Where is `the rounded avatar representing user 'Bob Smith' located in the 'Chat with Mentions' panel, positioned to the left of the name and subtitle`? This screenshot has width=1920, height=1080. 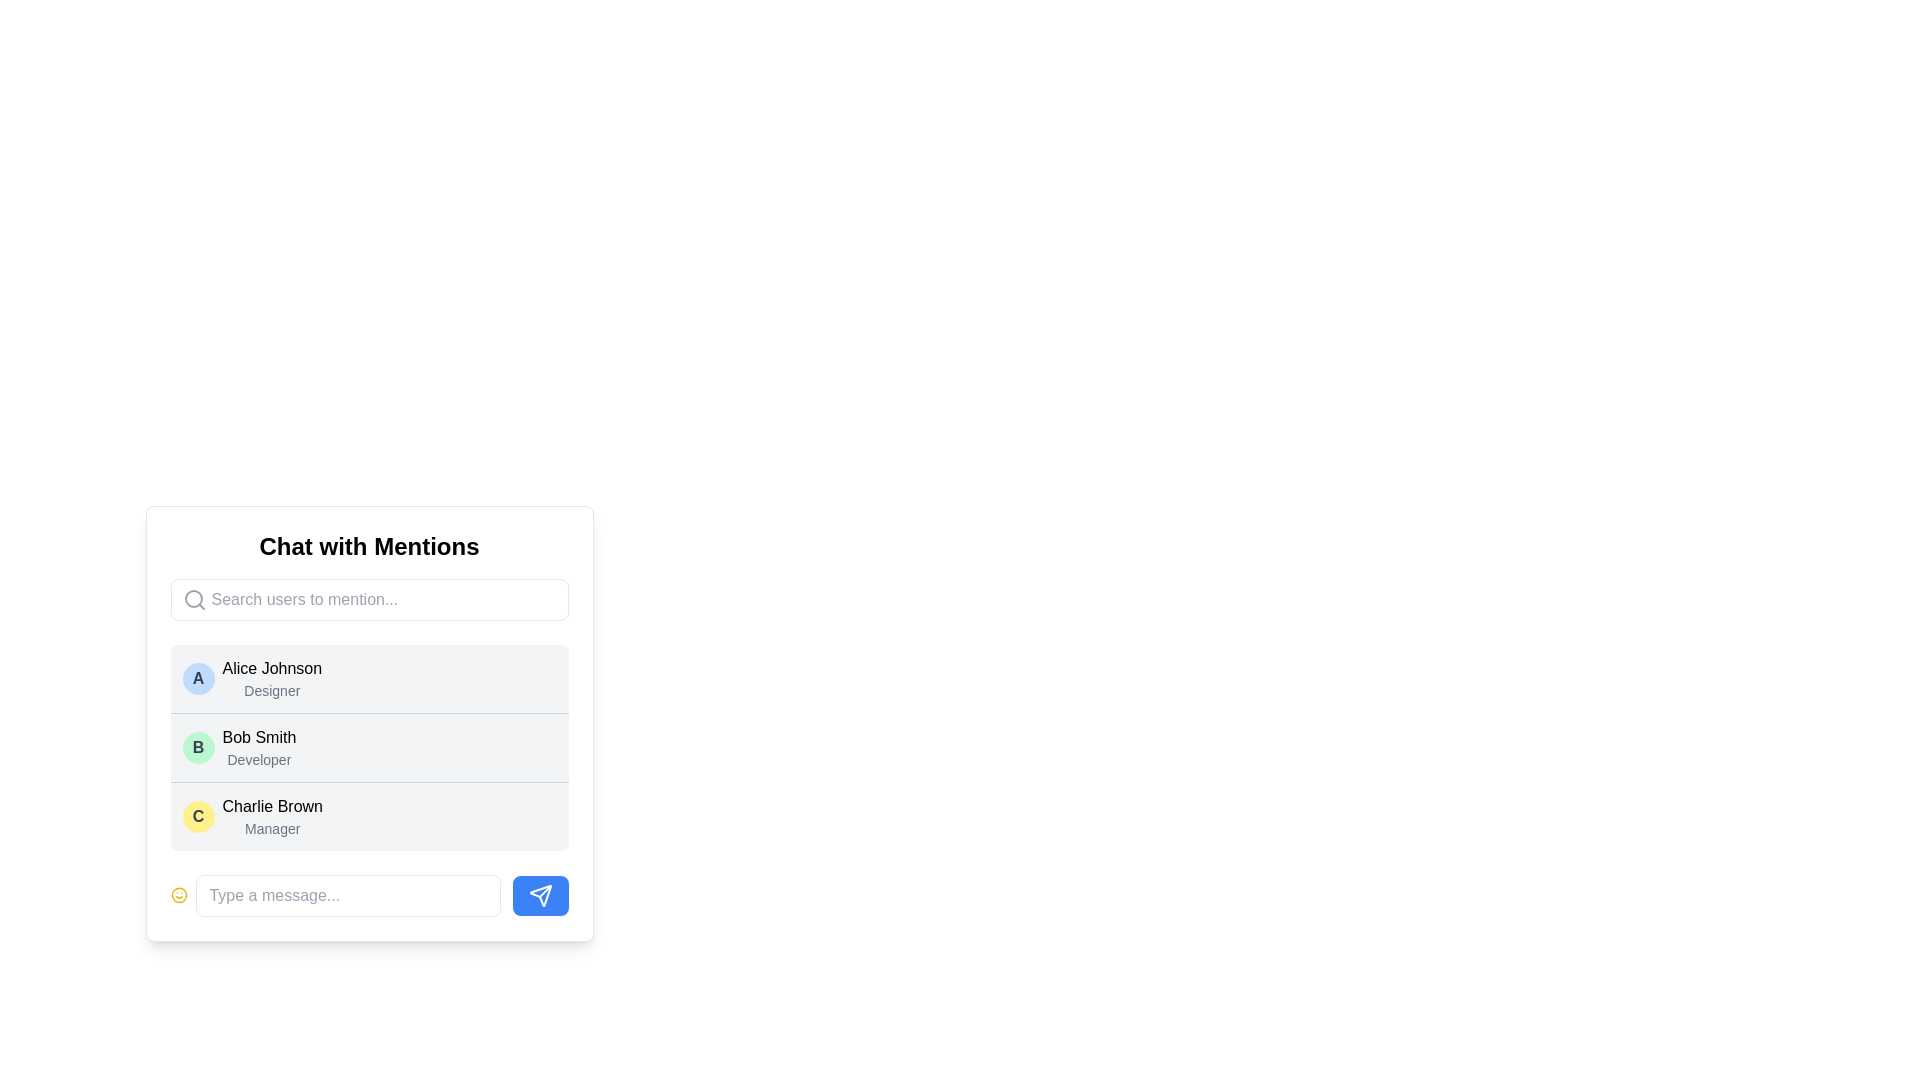
the rounded avatar representing user 'Bob Smith' located in the 'Chat with Mentions' panel, positioned to the left of the name and subtitle is located at coordinates (198, 748).